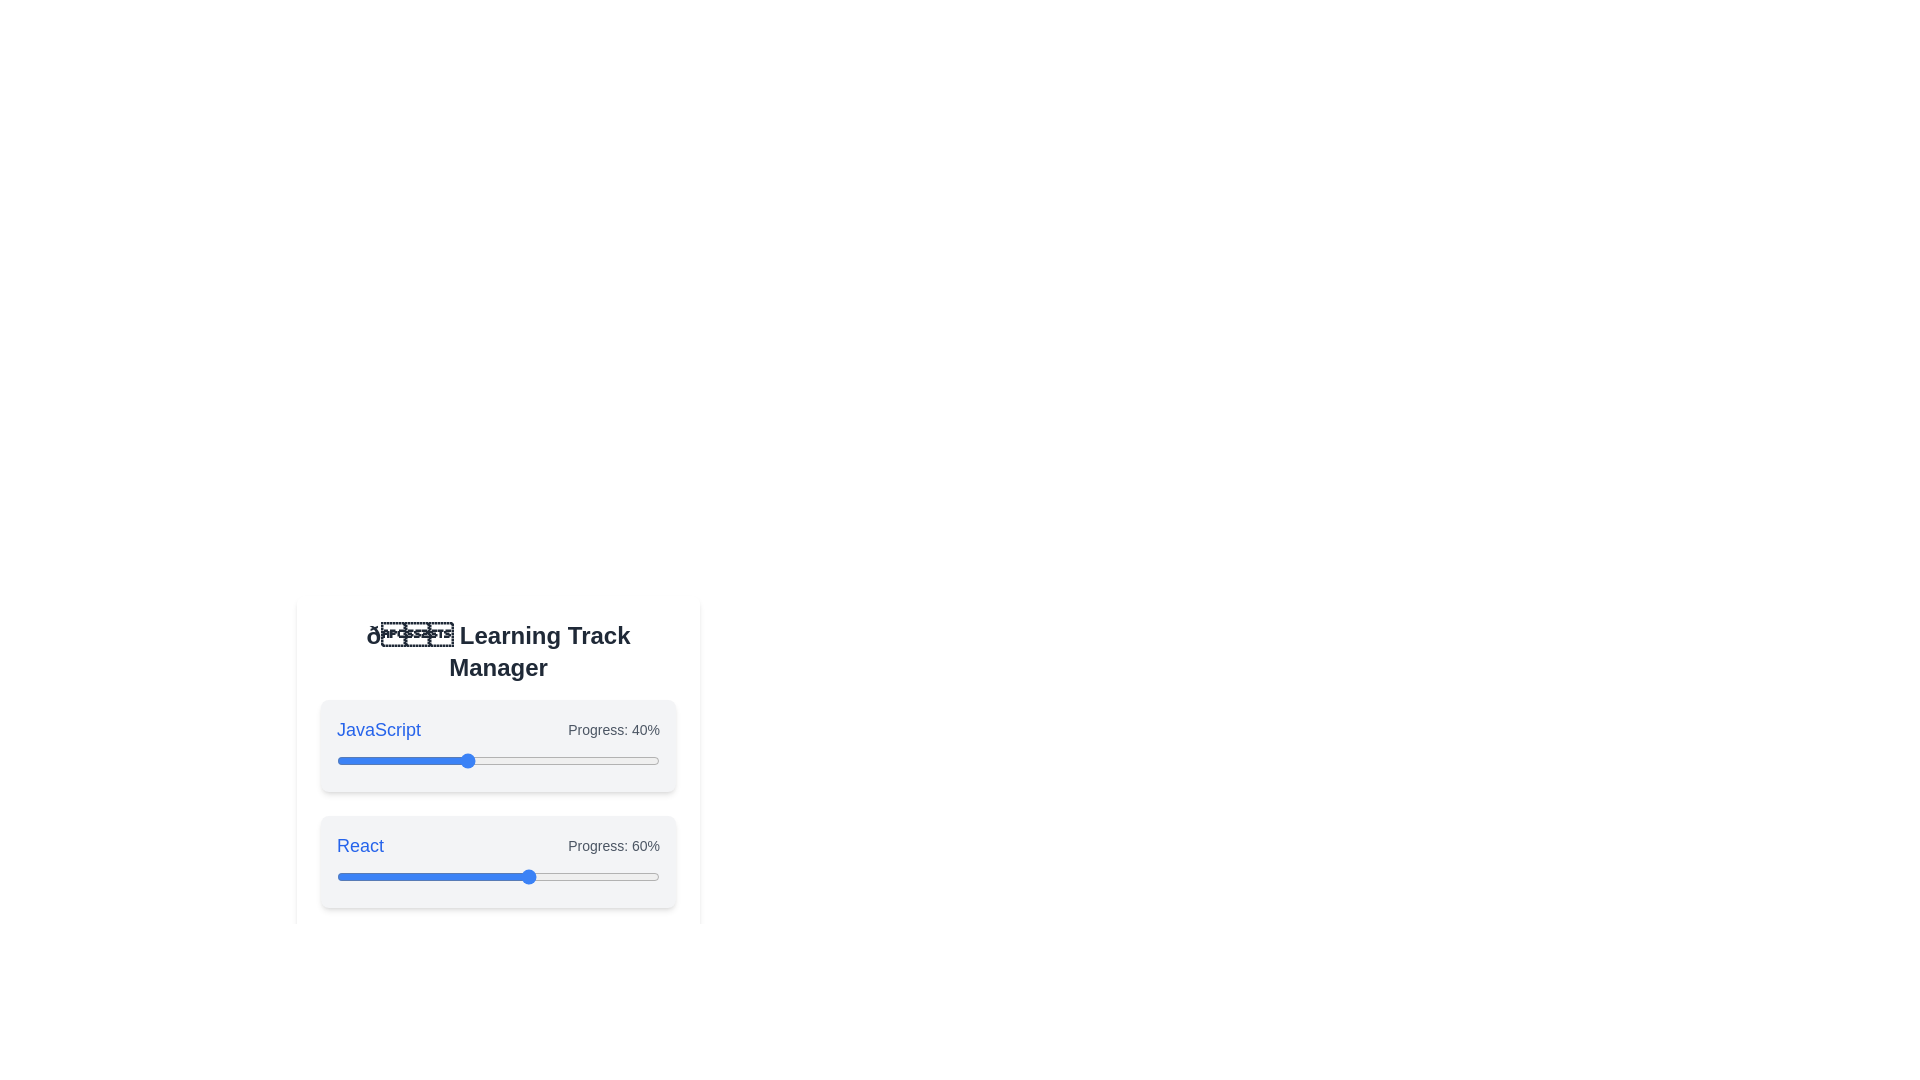  Describe the element at coordinates (533, 760) in the screenshot. I see `the progress for 'JavaScript' track` at that location.